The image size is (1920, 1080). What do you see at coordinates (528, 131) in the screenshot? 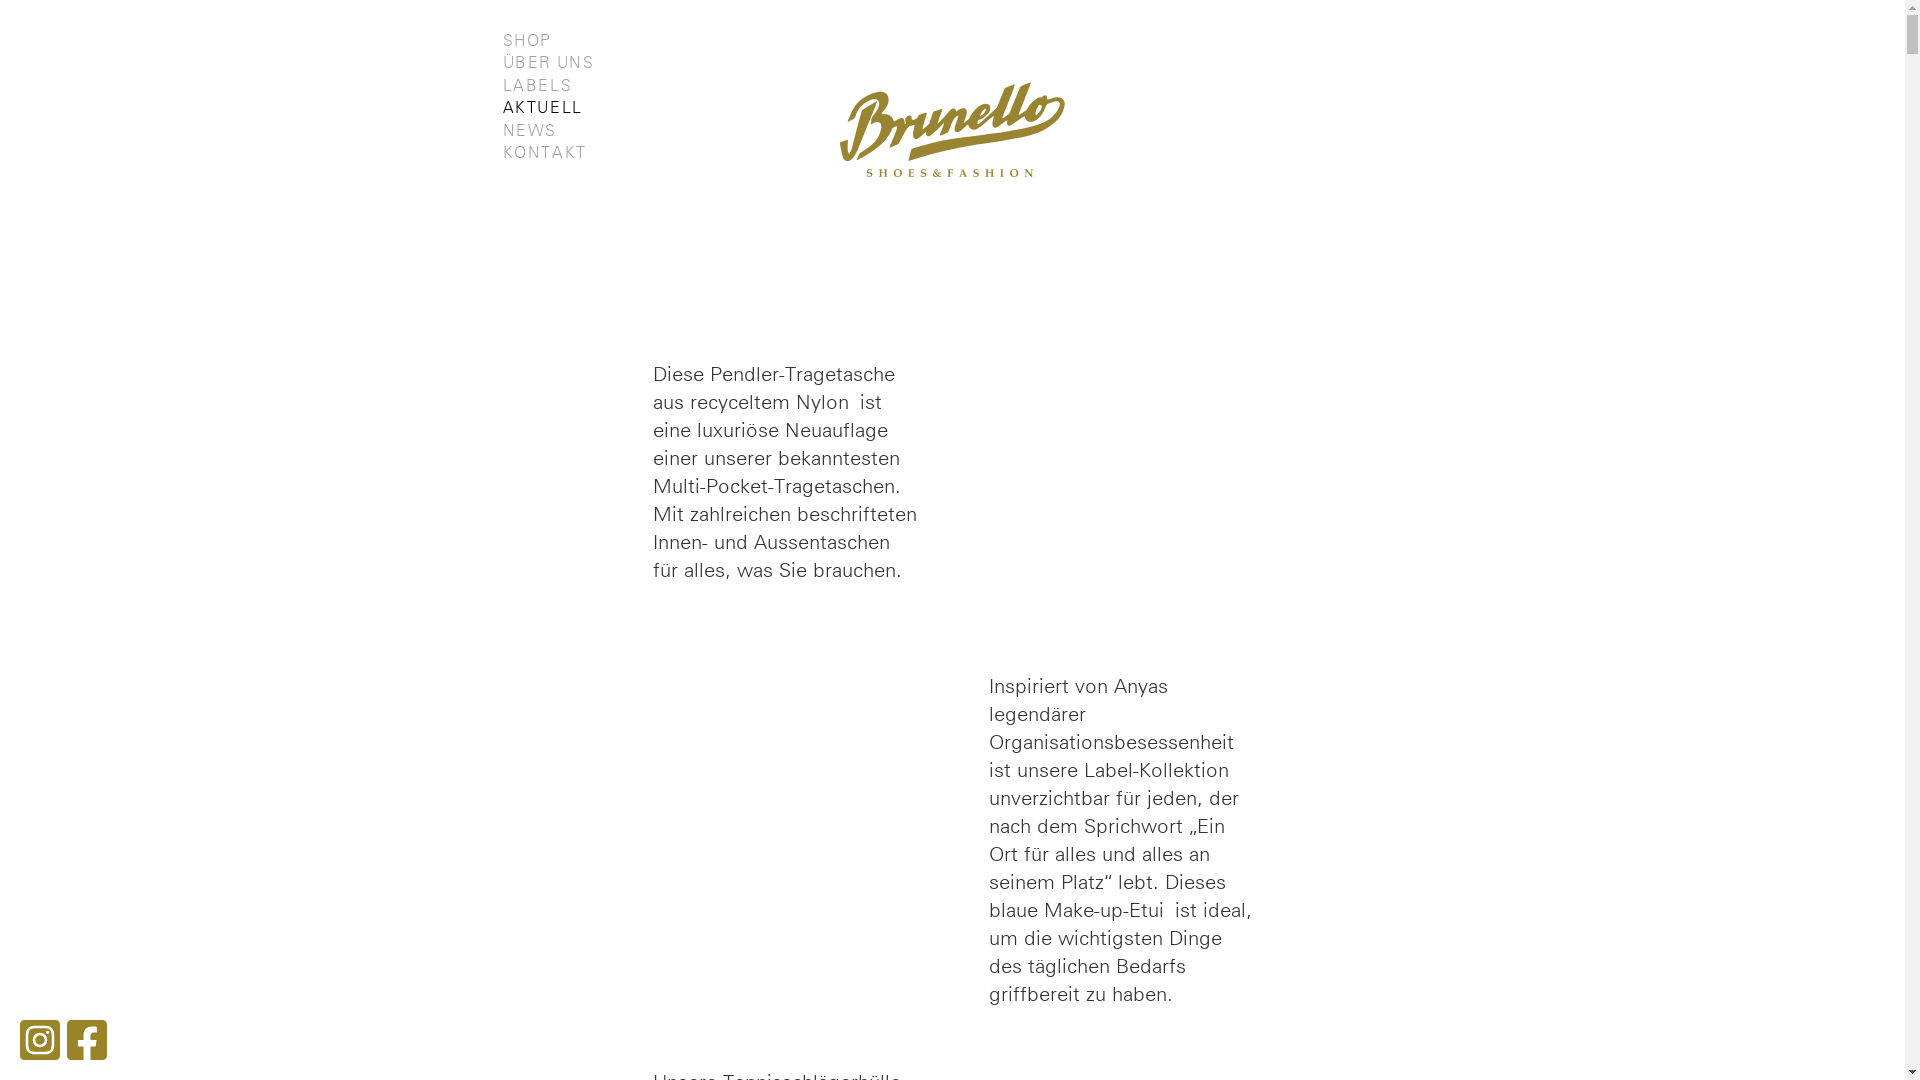
I see `'NEWS'` at bounding box center [528, 131].